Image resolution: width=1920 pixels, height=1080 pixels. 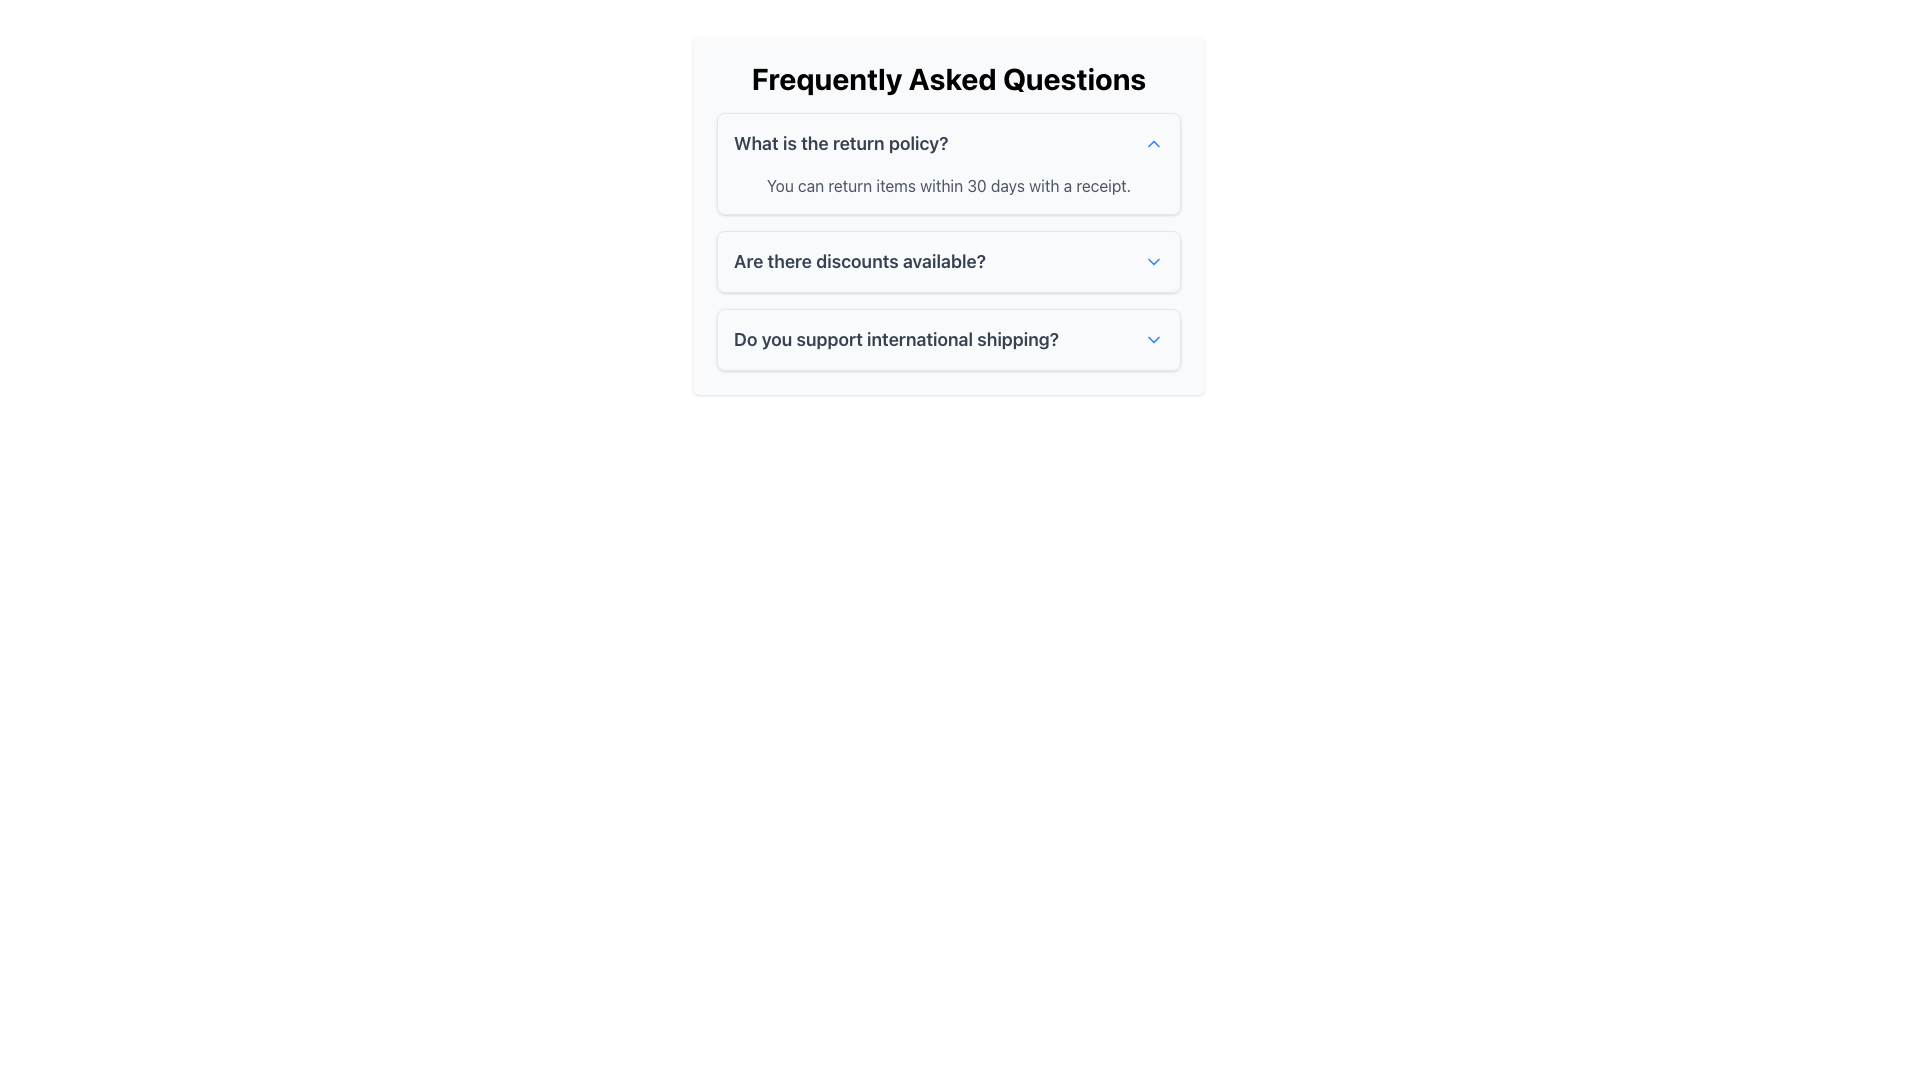 I want to click on the second item in the FAQ section, which is the Collapsible/Expandable Section Header related to discounts, so click(x=948, y=261).